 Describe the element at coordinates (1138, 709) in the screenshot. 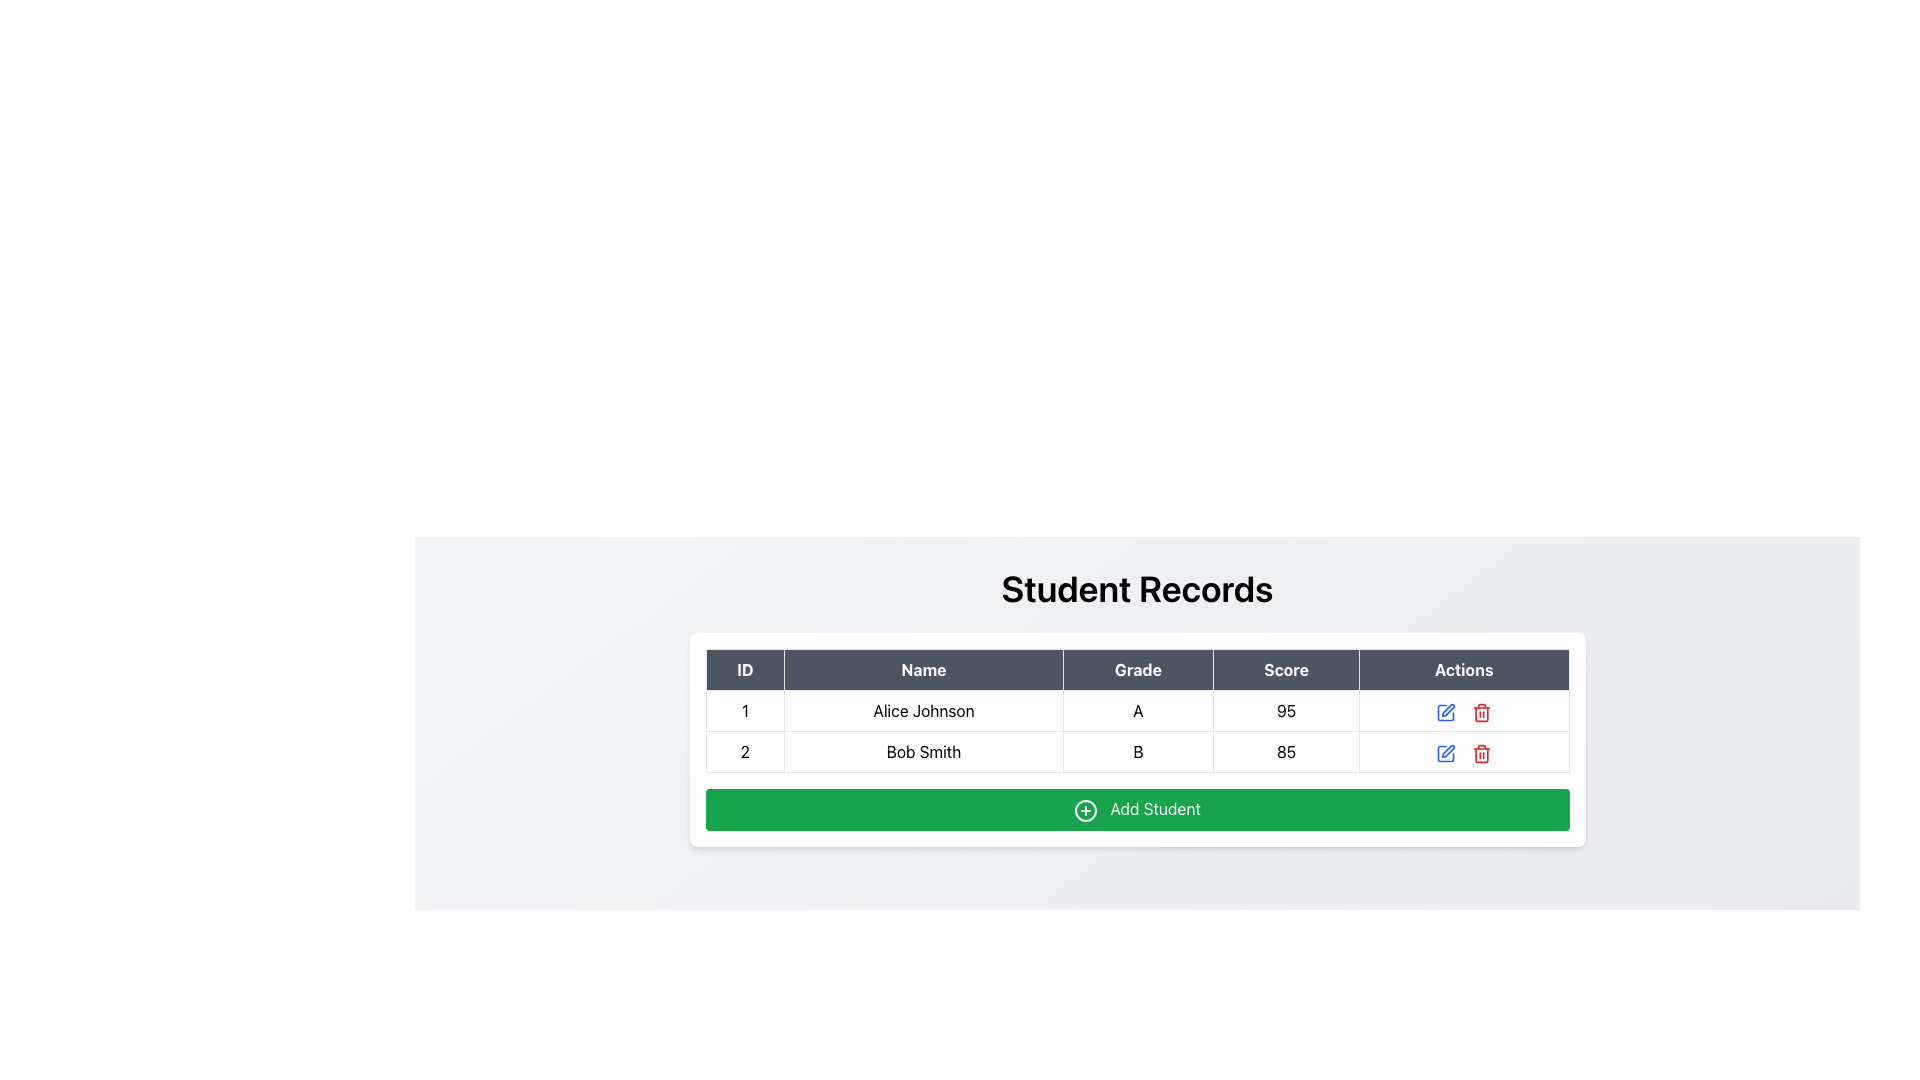

I see `the Text Display element containing the text 'A' in the 'Grade' column for the student Alice Johnson, which is located in the first row of the student record table` at that location.